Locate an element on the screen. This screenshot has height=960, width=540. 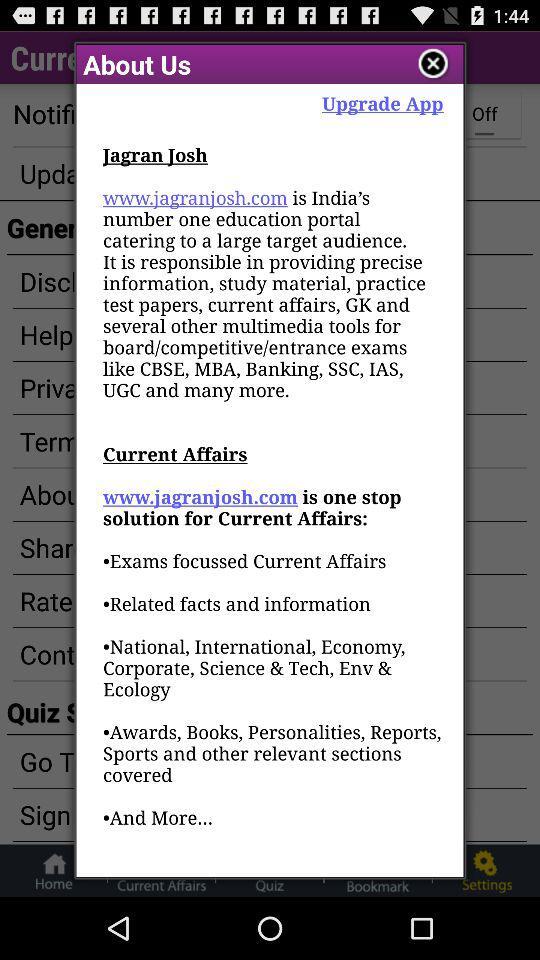
page is located at coordinates (432, 64).